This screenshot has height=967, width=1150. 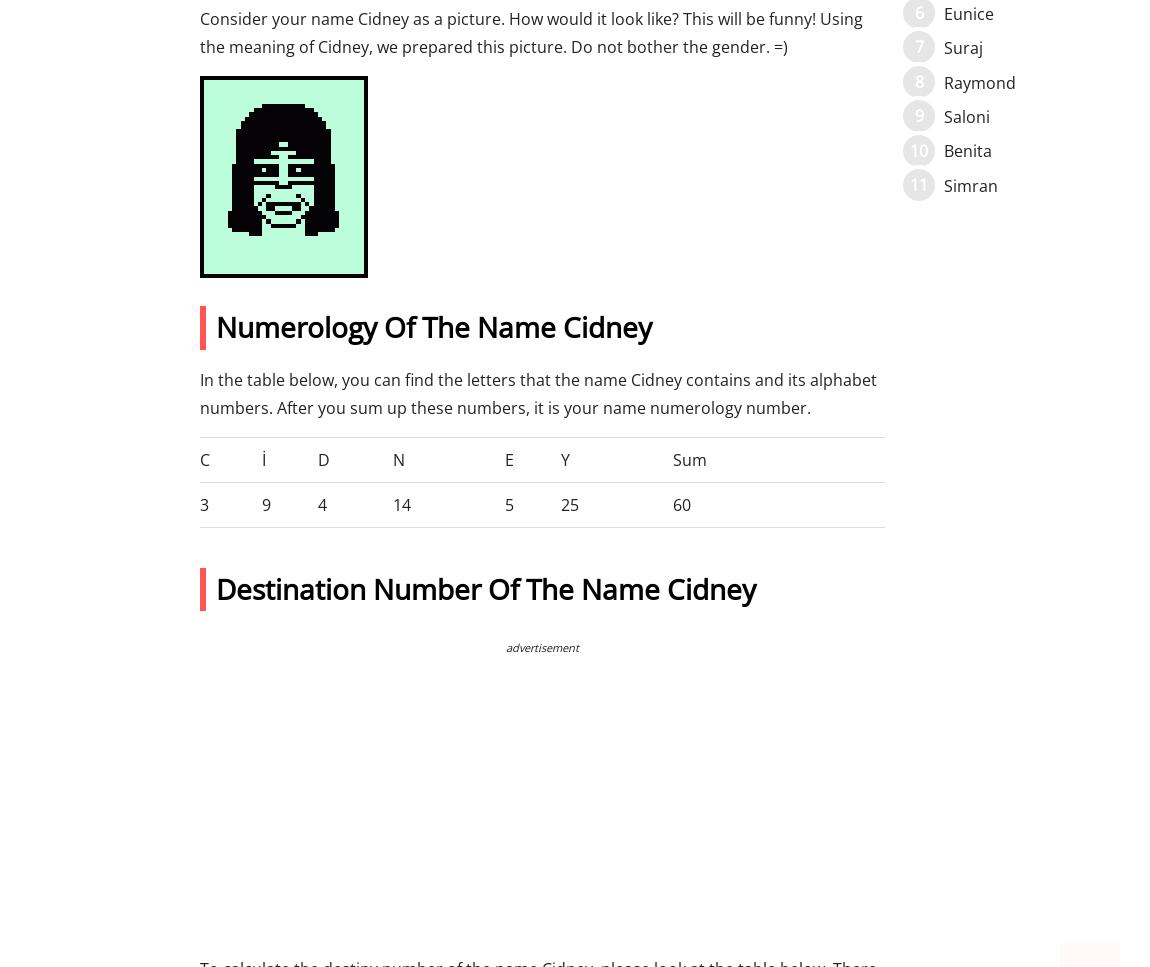 What do you see at coordinates (198, 503) in the screenshot?
I see `'3'` at bounding box center [198, 503].